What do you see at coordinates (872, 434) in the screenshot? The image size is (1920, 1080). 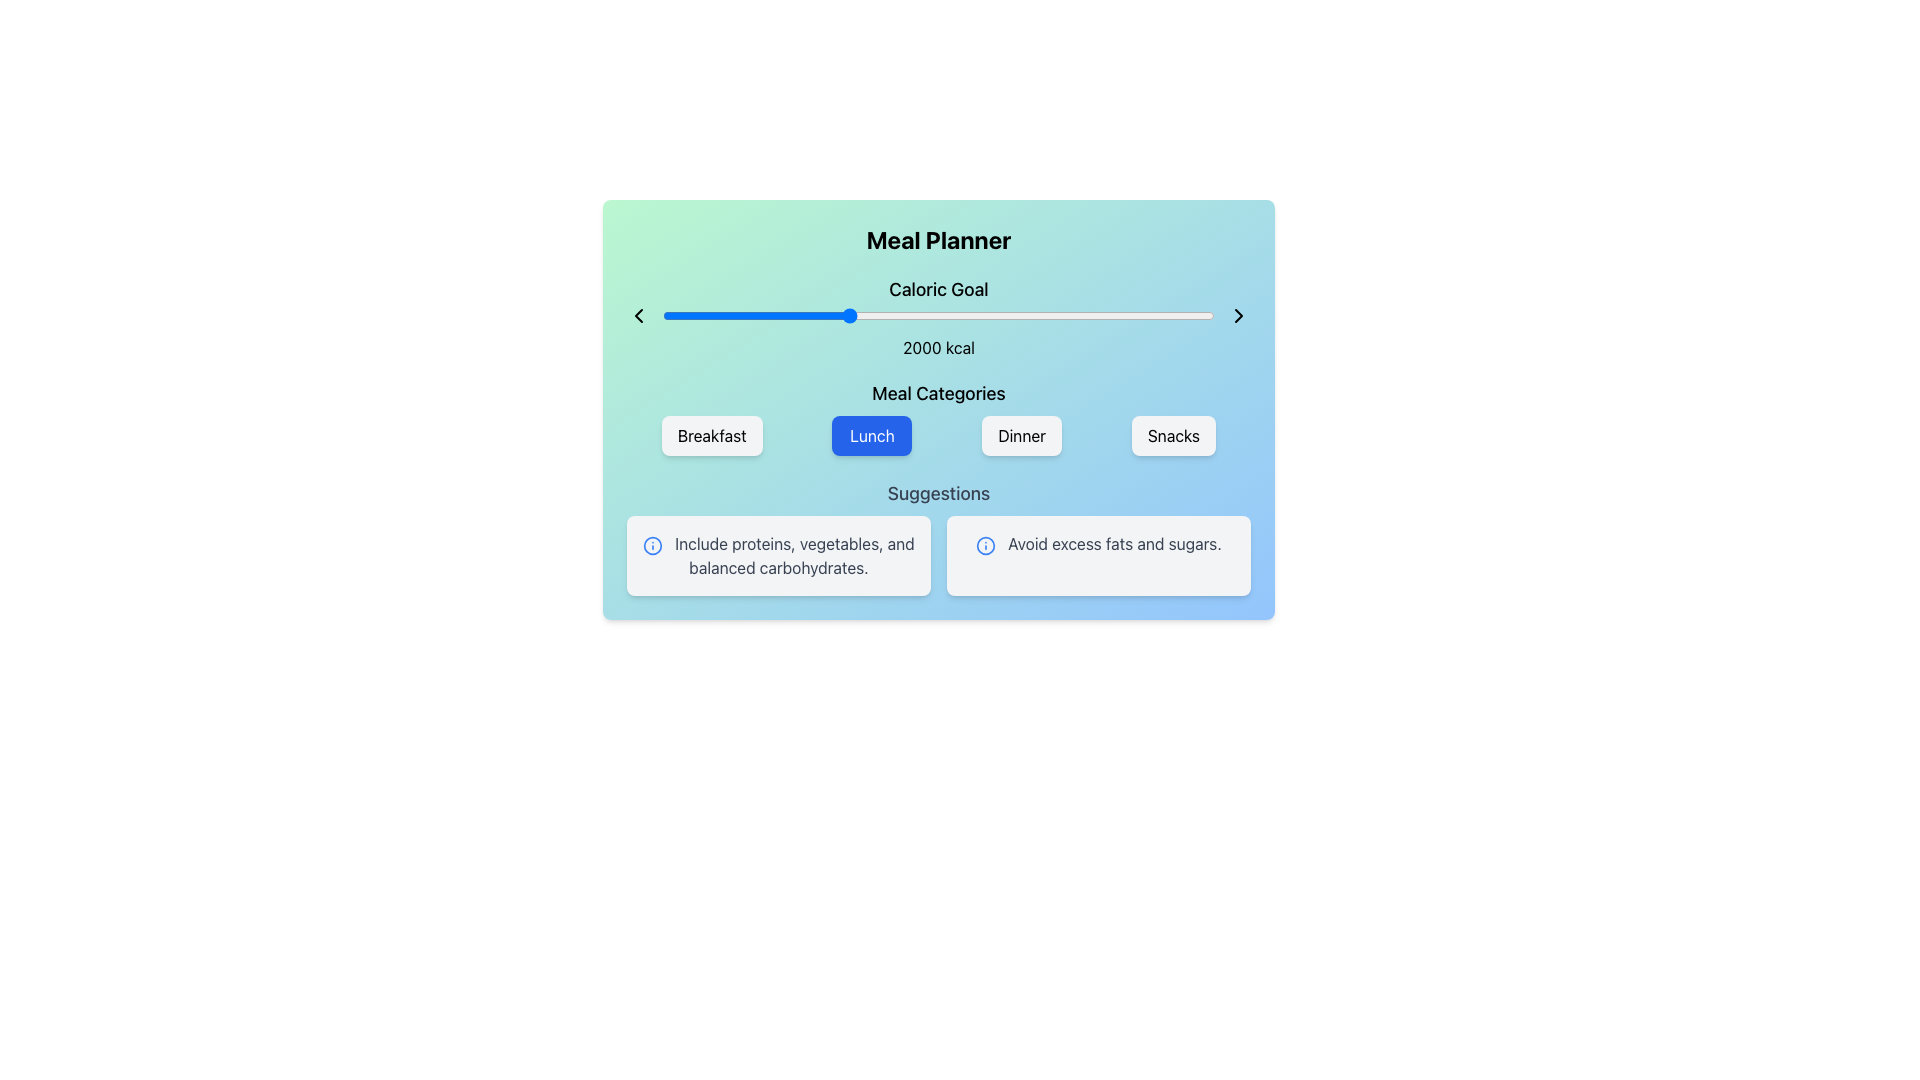 I see `the blue 'Lunch' button with white text in the Meal Categories section` at bounding box center [872, 434].